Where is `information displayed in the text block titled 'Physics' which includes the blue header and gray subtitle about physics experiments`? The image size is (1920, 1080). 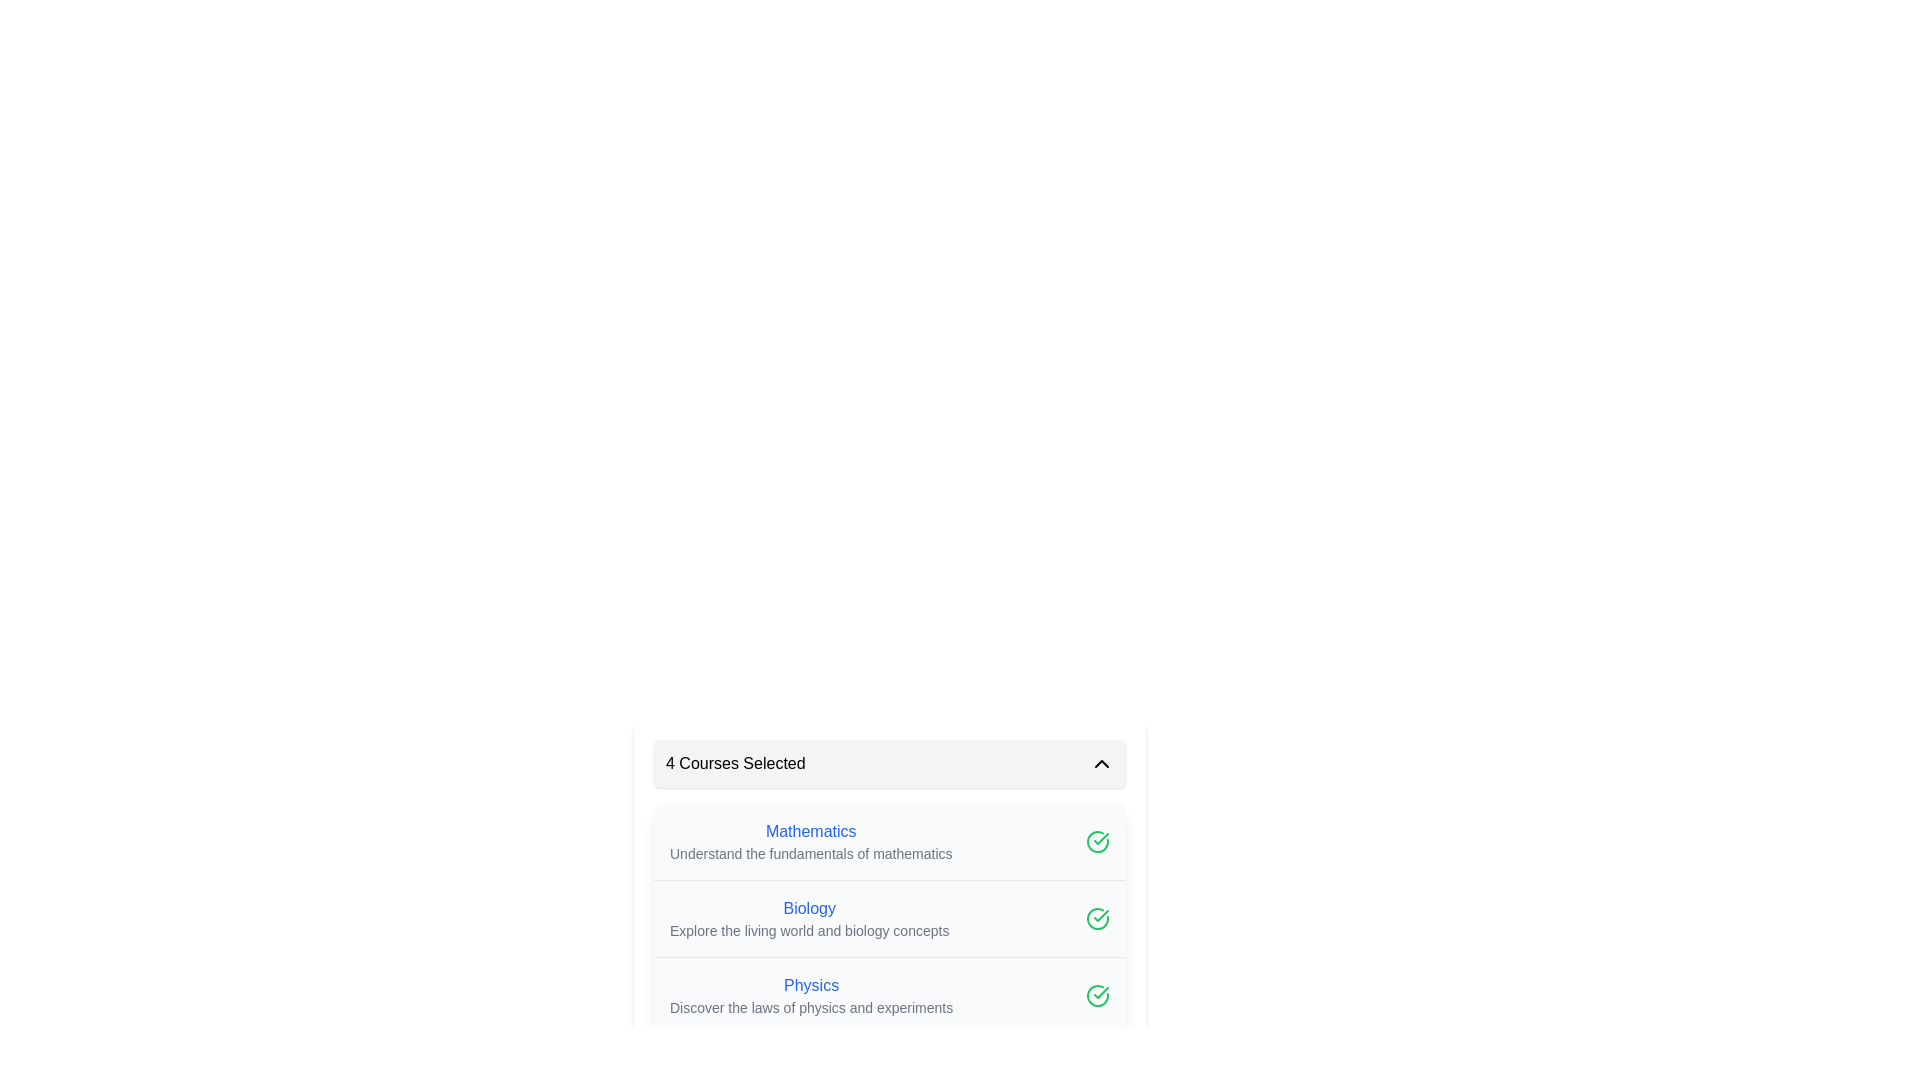
information displayed in the text block titled 'Physics' which includes the blue header and gray subtitle about physics experiments is located at coordinates (811, 995).